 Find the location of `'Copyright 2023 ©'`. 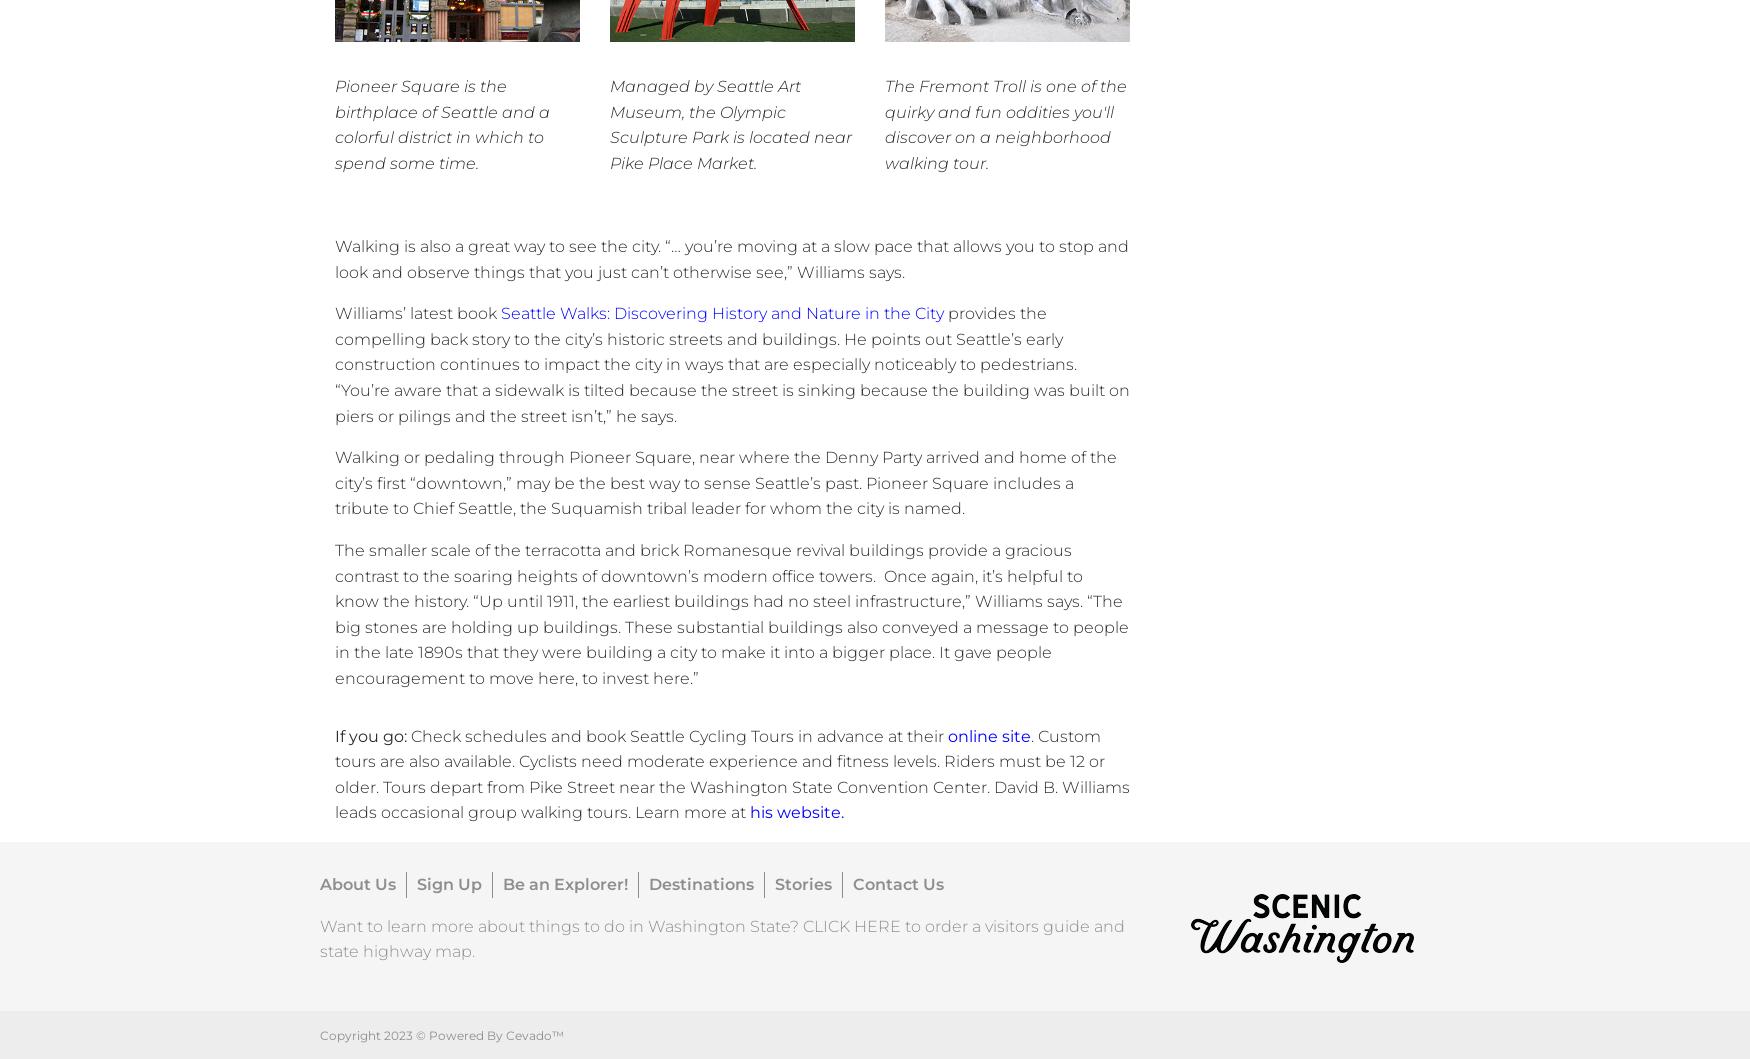

'Copyright 2023 ©' is located at coordinates (374, 1033).